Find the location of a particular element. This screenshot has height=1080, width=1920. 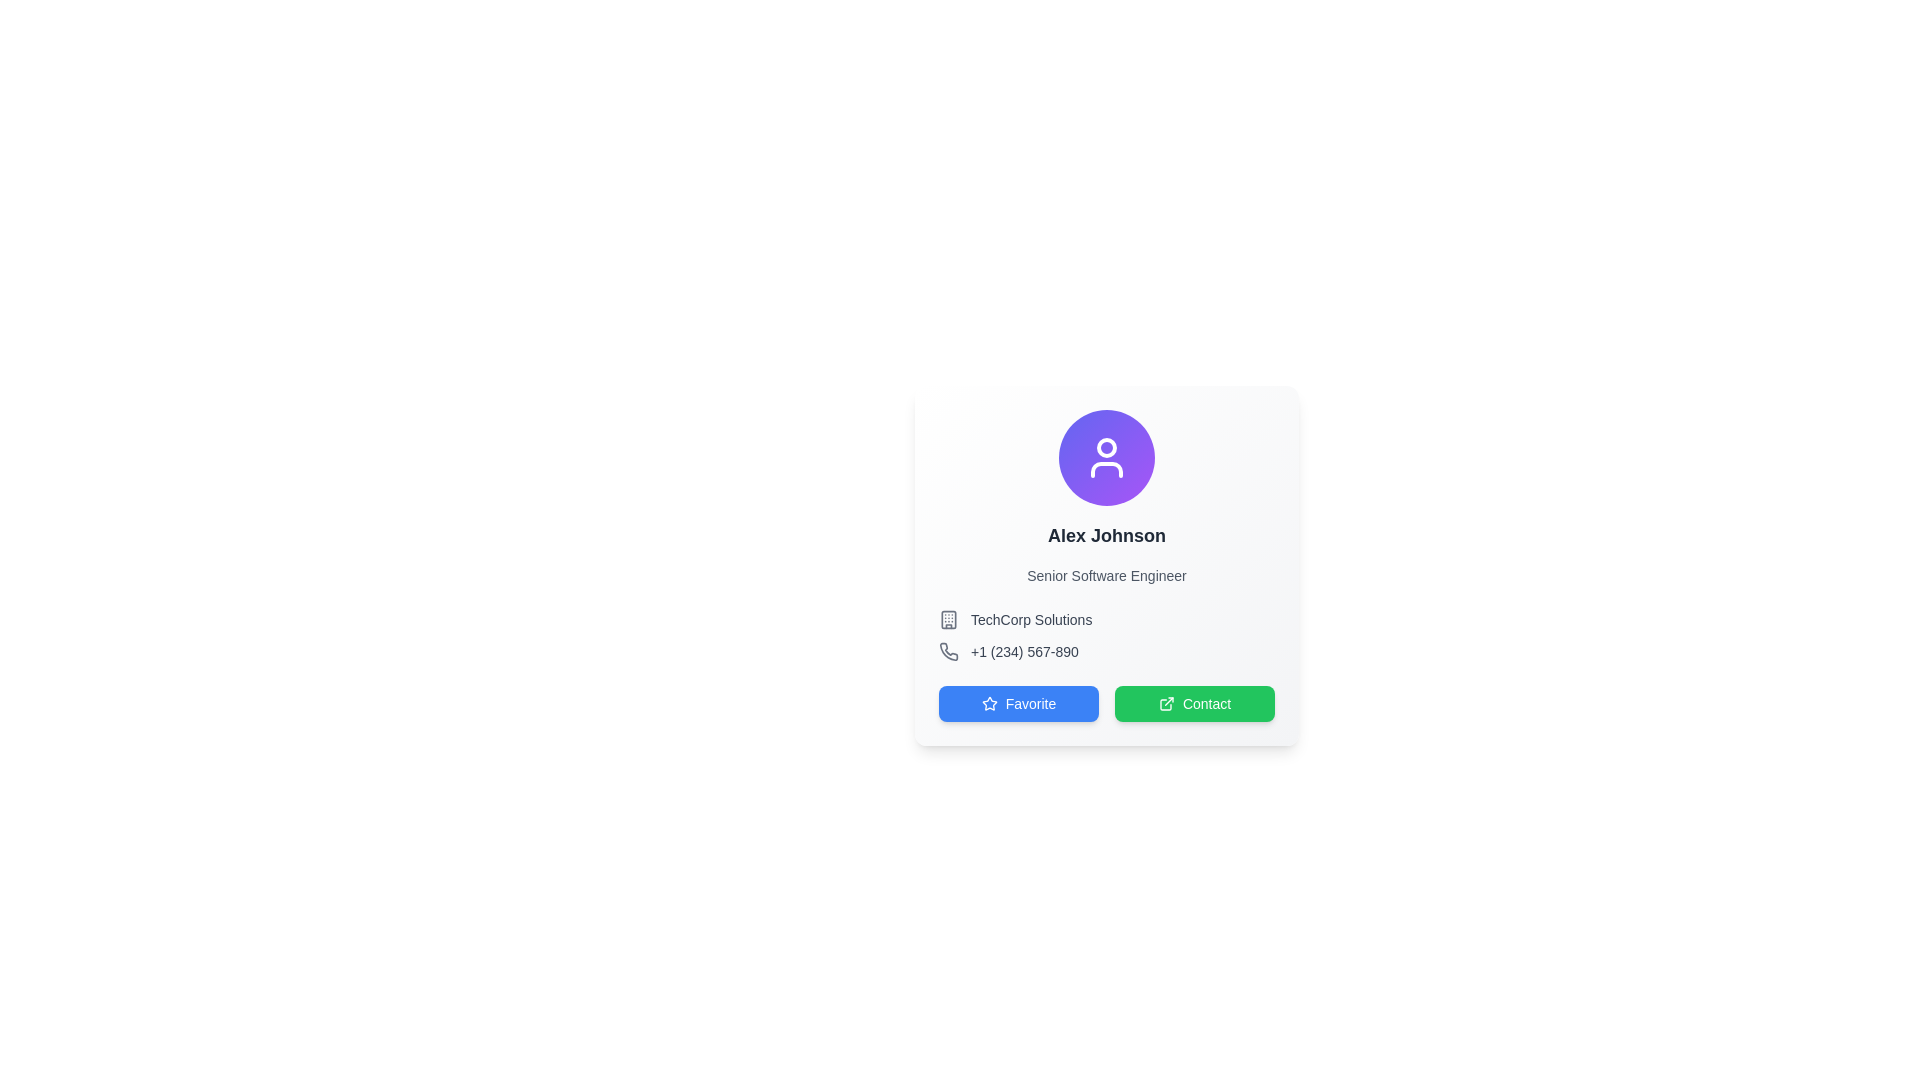

the user profile SVG image located at the top-center of the personal information card, which visually represents the user's identity is located at coordinates (1106, 458).